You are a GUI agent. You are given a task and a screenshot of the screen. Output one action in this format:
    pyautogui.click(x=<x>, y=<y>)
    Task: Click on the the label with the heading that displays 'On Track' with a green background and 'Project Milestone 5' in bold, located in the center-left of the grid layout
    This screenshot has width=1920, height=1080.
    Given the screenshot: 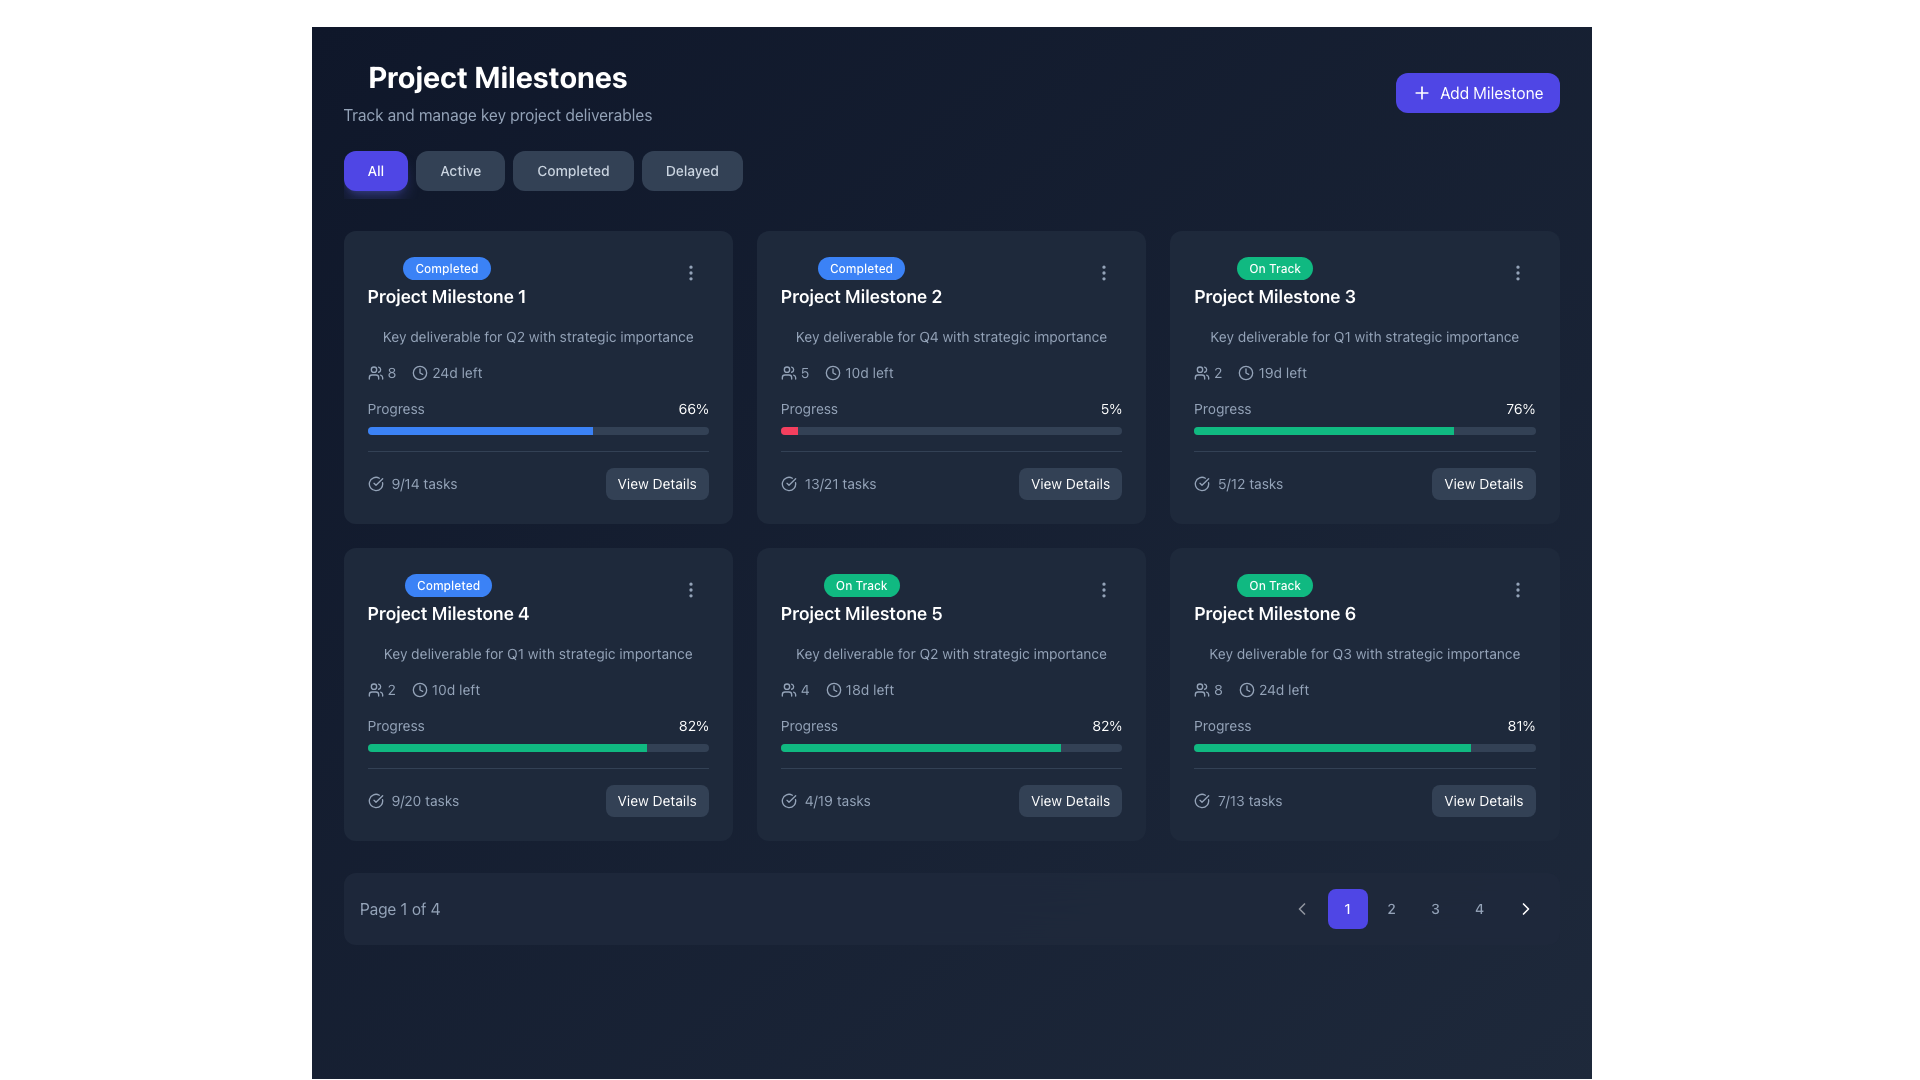 What is the action you would take?
    pyautogui.click(x=861, y=599)
    